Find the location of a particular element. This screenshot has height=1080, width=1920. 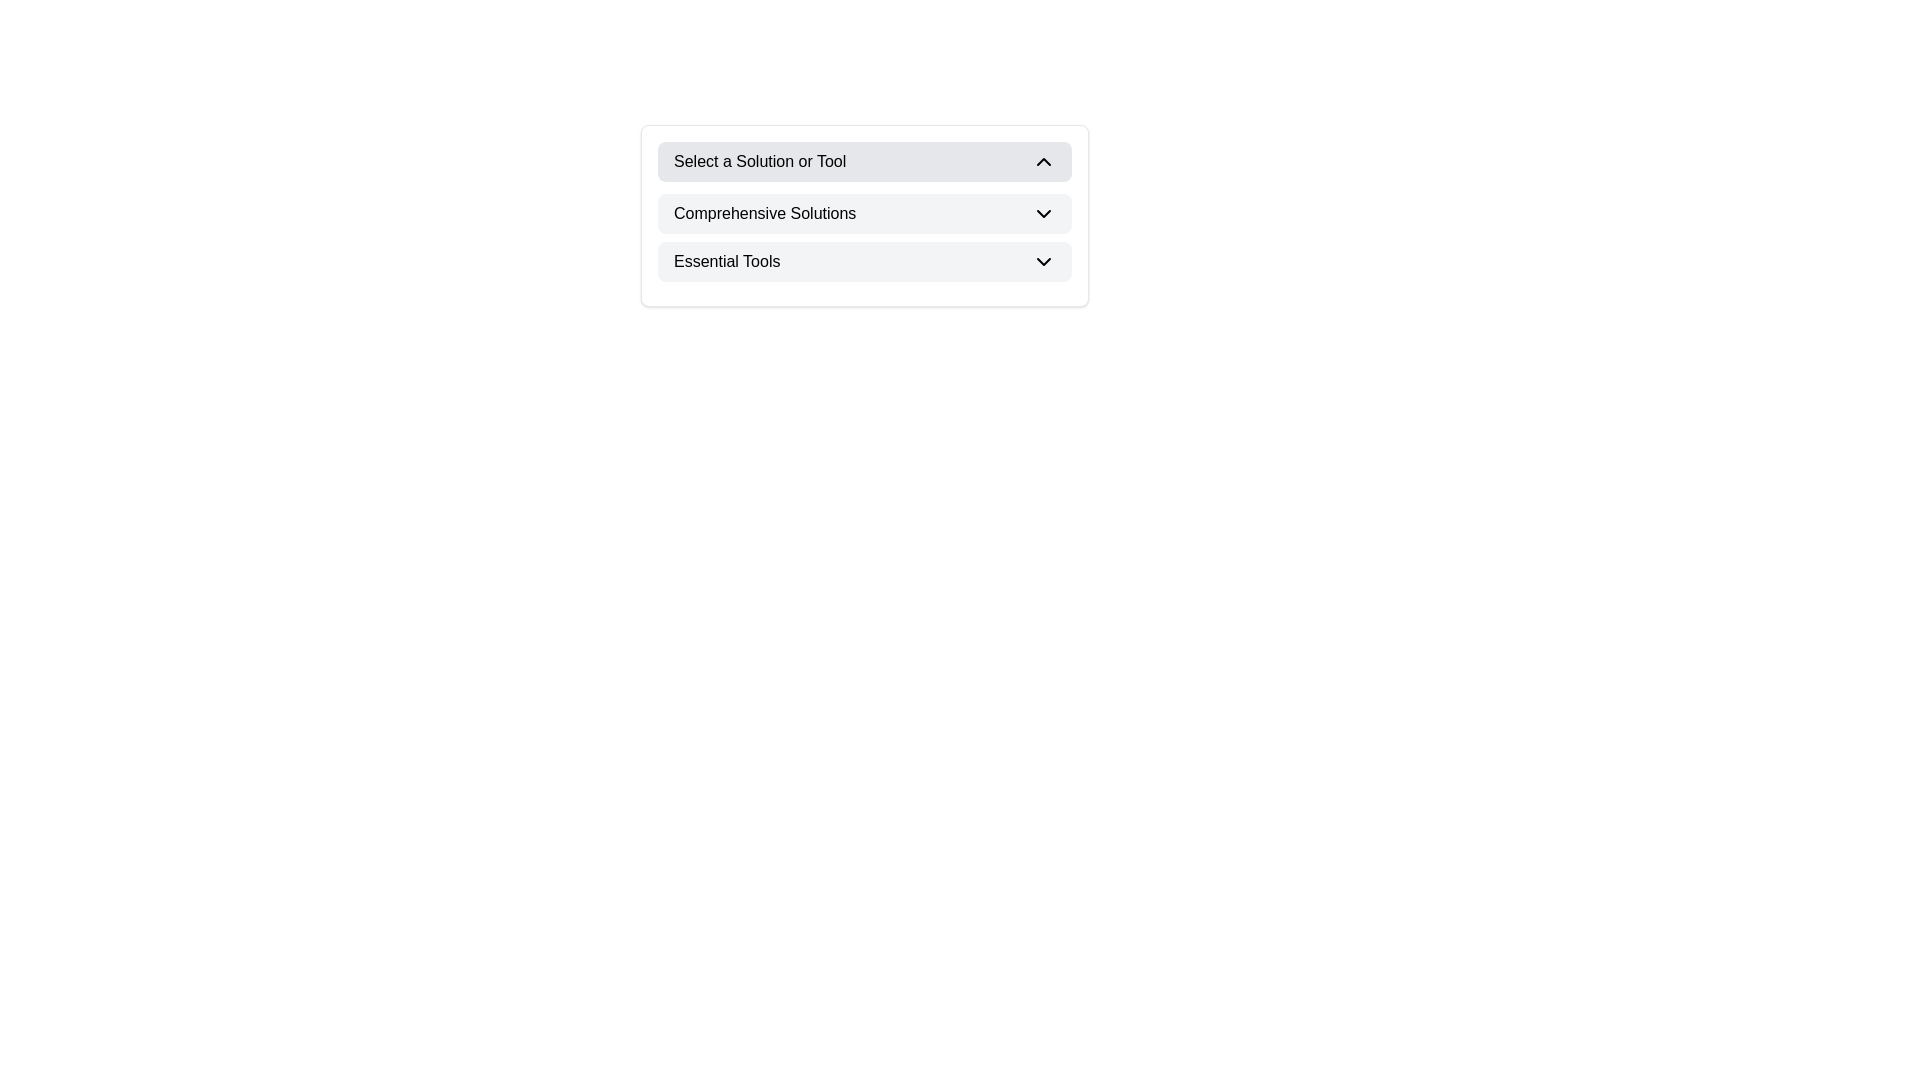

the downward-facing chevron icon located to the far-right of the 'Comprehensive Solutions' button is located at coordinates (1042, 213).